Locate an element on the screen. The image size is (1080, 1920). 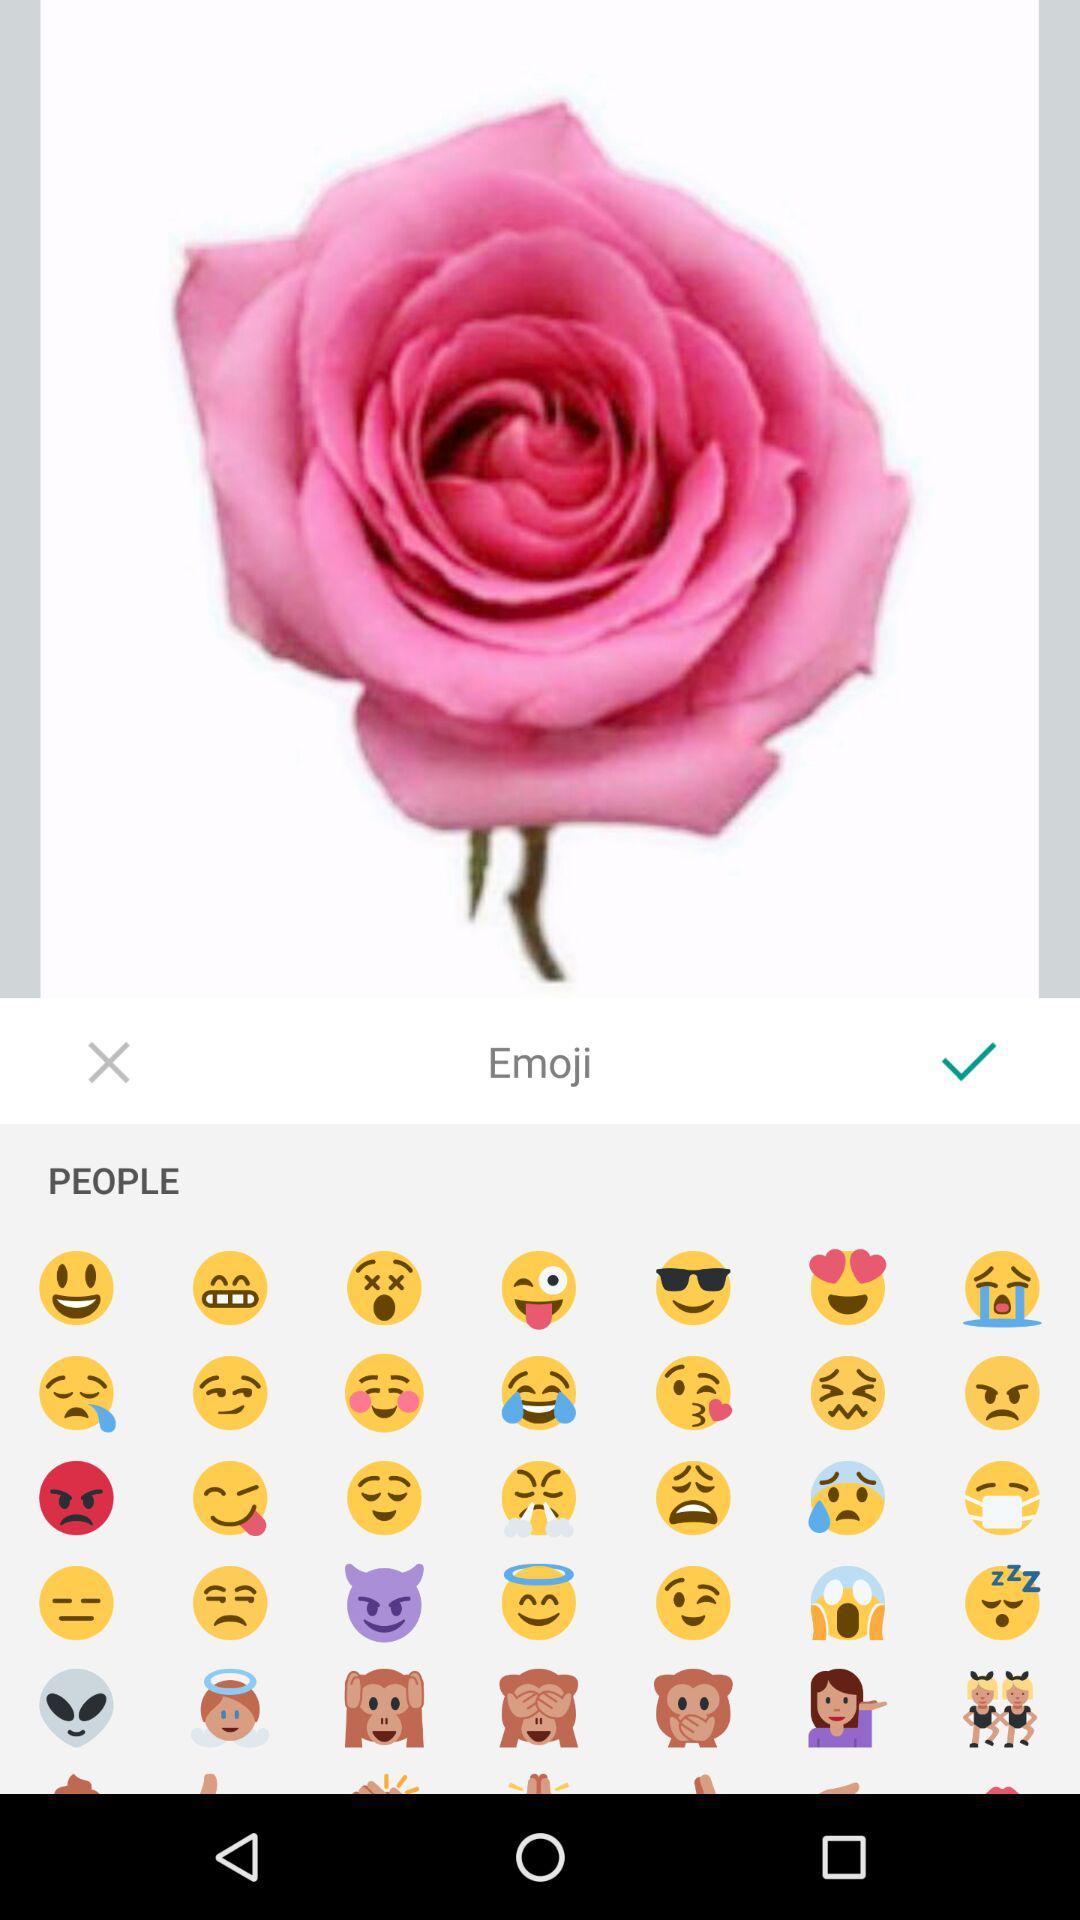
emoji is located at coordinates (384, 1392).